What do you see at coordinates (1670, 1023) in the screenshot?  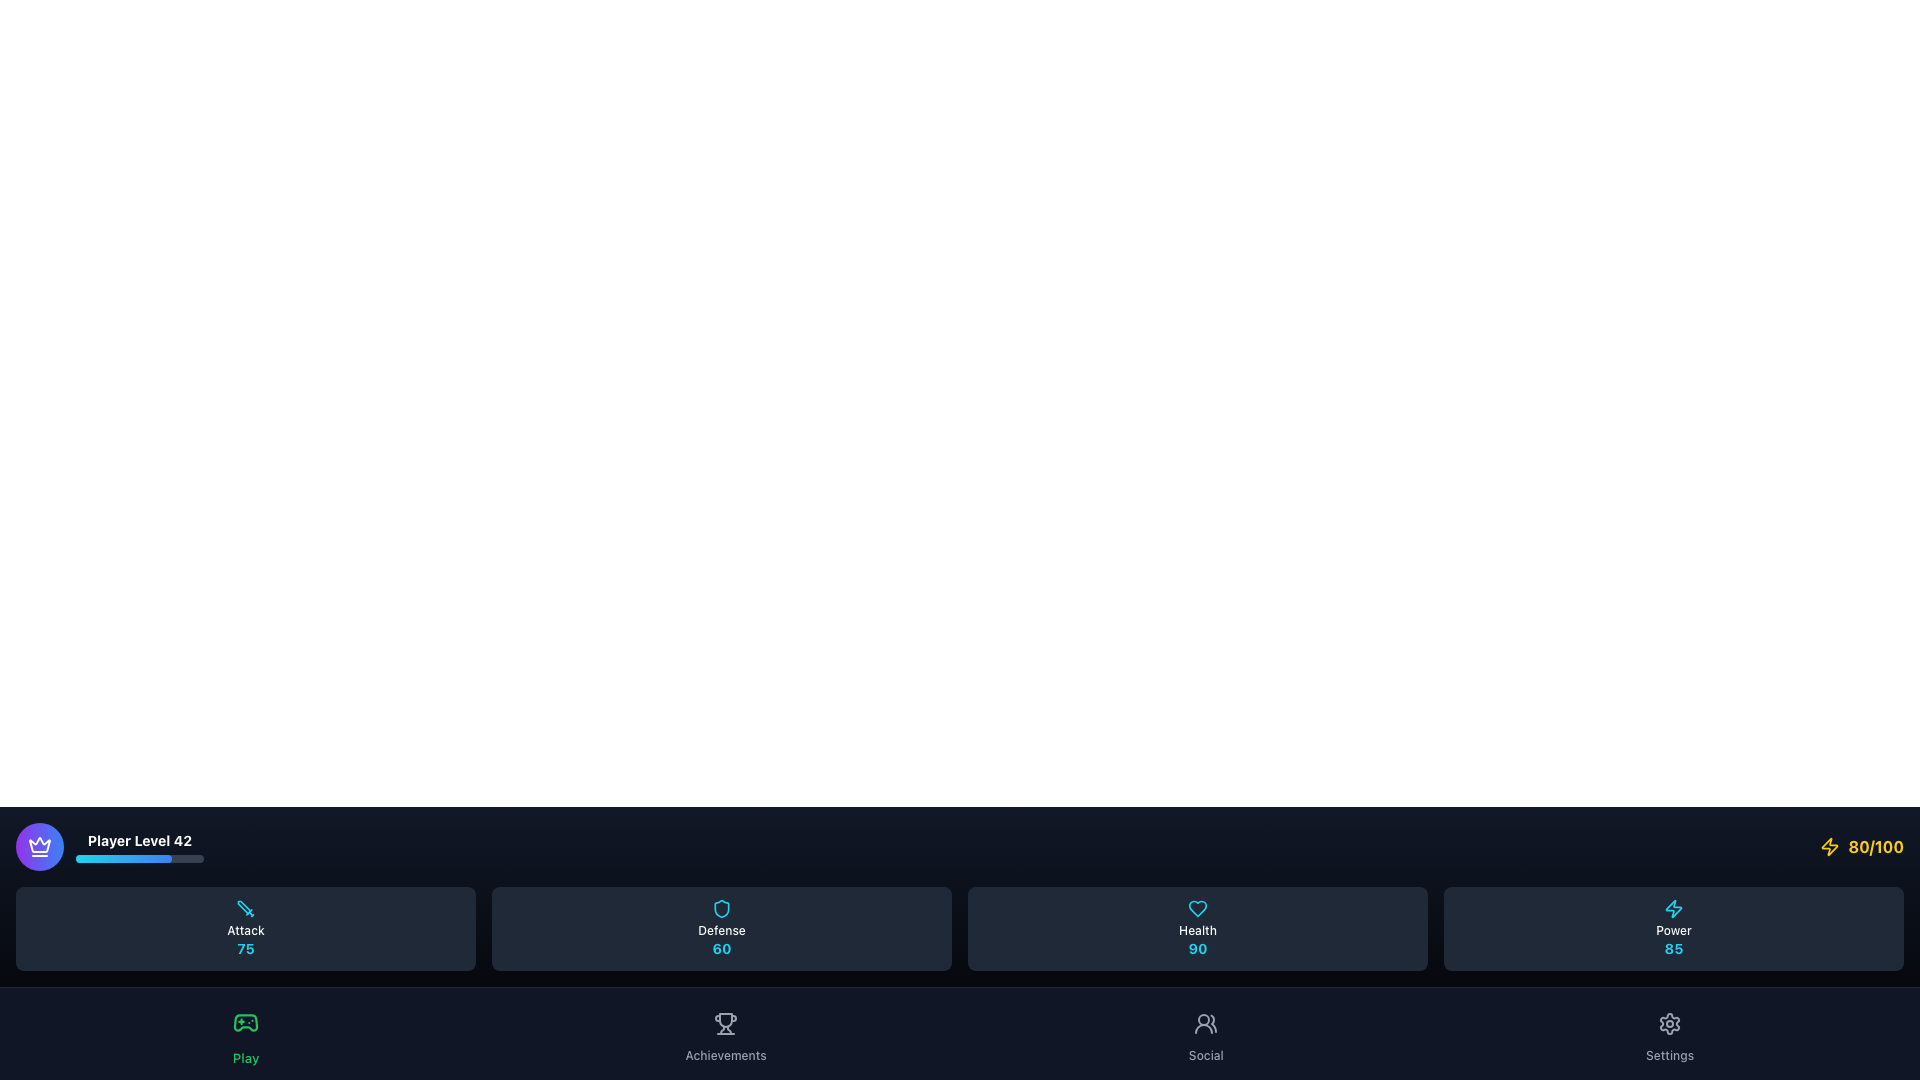 I see `the settings icon button located at the bottom-right corner of the interface, adjacent` at bounding box center [1670, 1023].